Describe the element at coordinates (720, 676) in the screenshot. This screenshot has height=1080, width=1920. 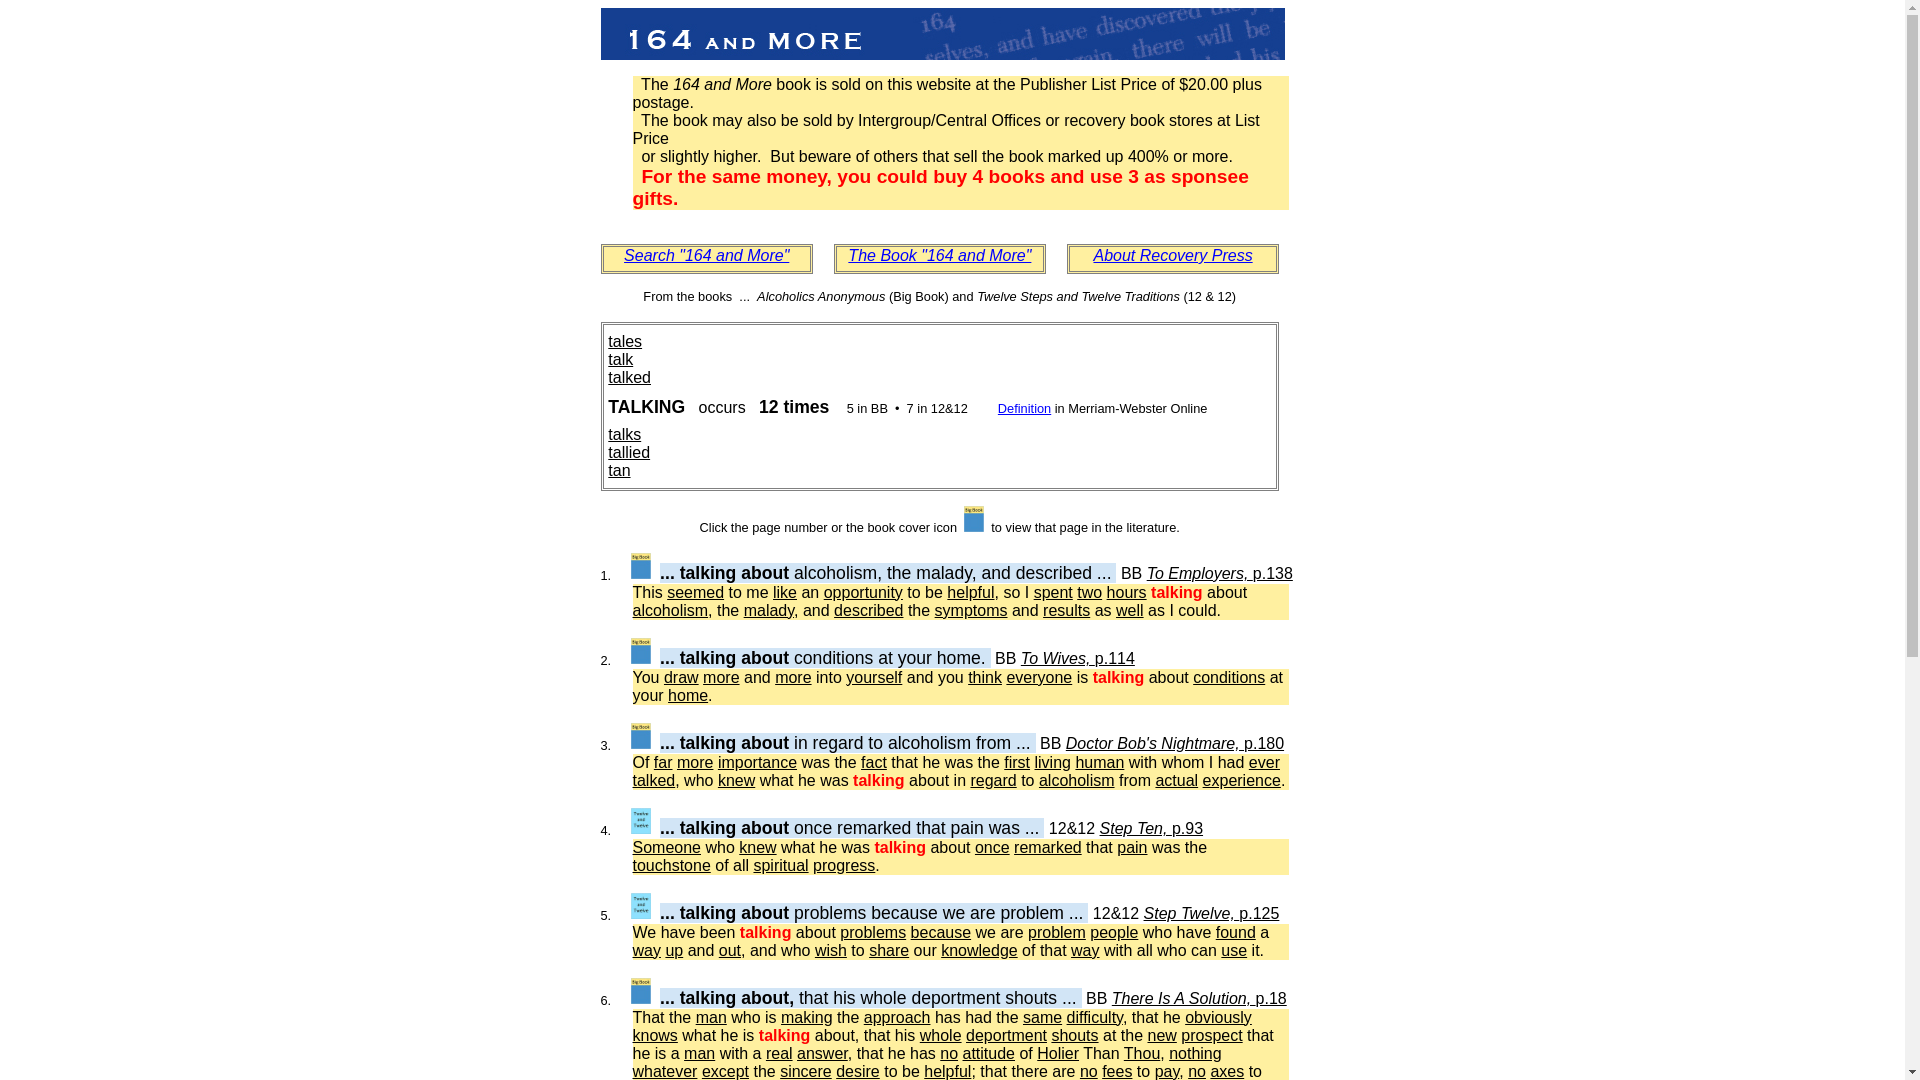
I see `'more'` at that location.